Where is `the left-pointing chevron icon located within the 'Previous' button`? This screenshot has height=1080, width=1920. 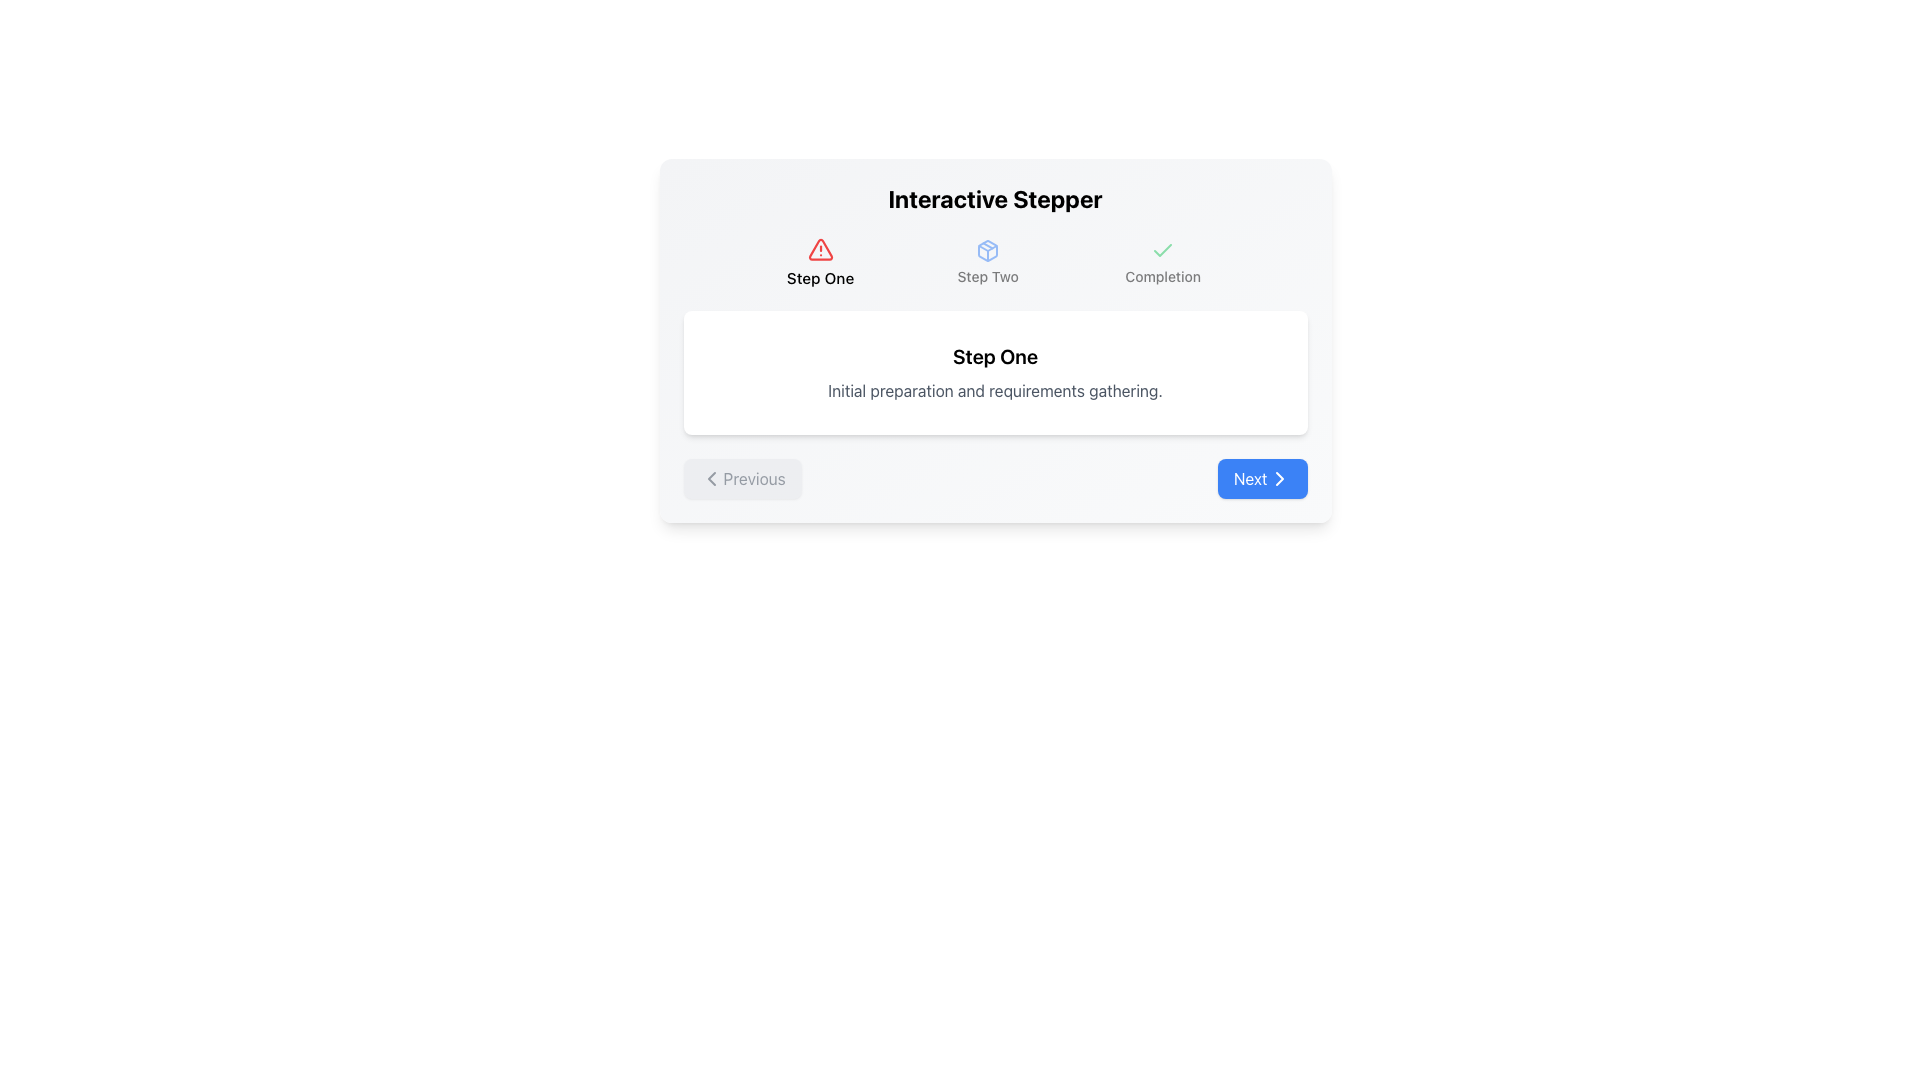
the left-pointing chevron icon located within the 'Previous' button is located at coordinates (711, 478).